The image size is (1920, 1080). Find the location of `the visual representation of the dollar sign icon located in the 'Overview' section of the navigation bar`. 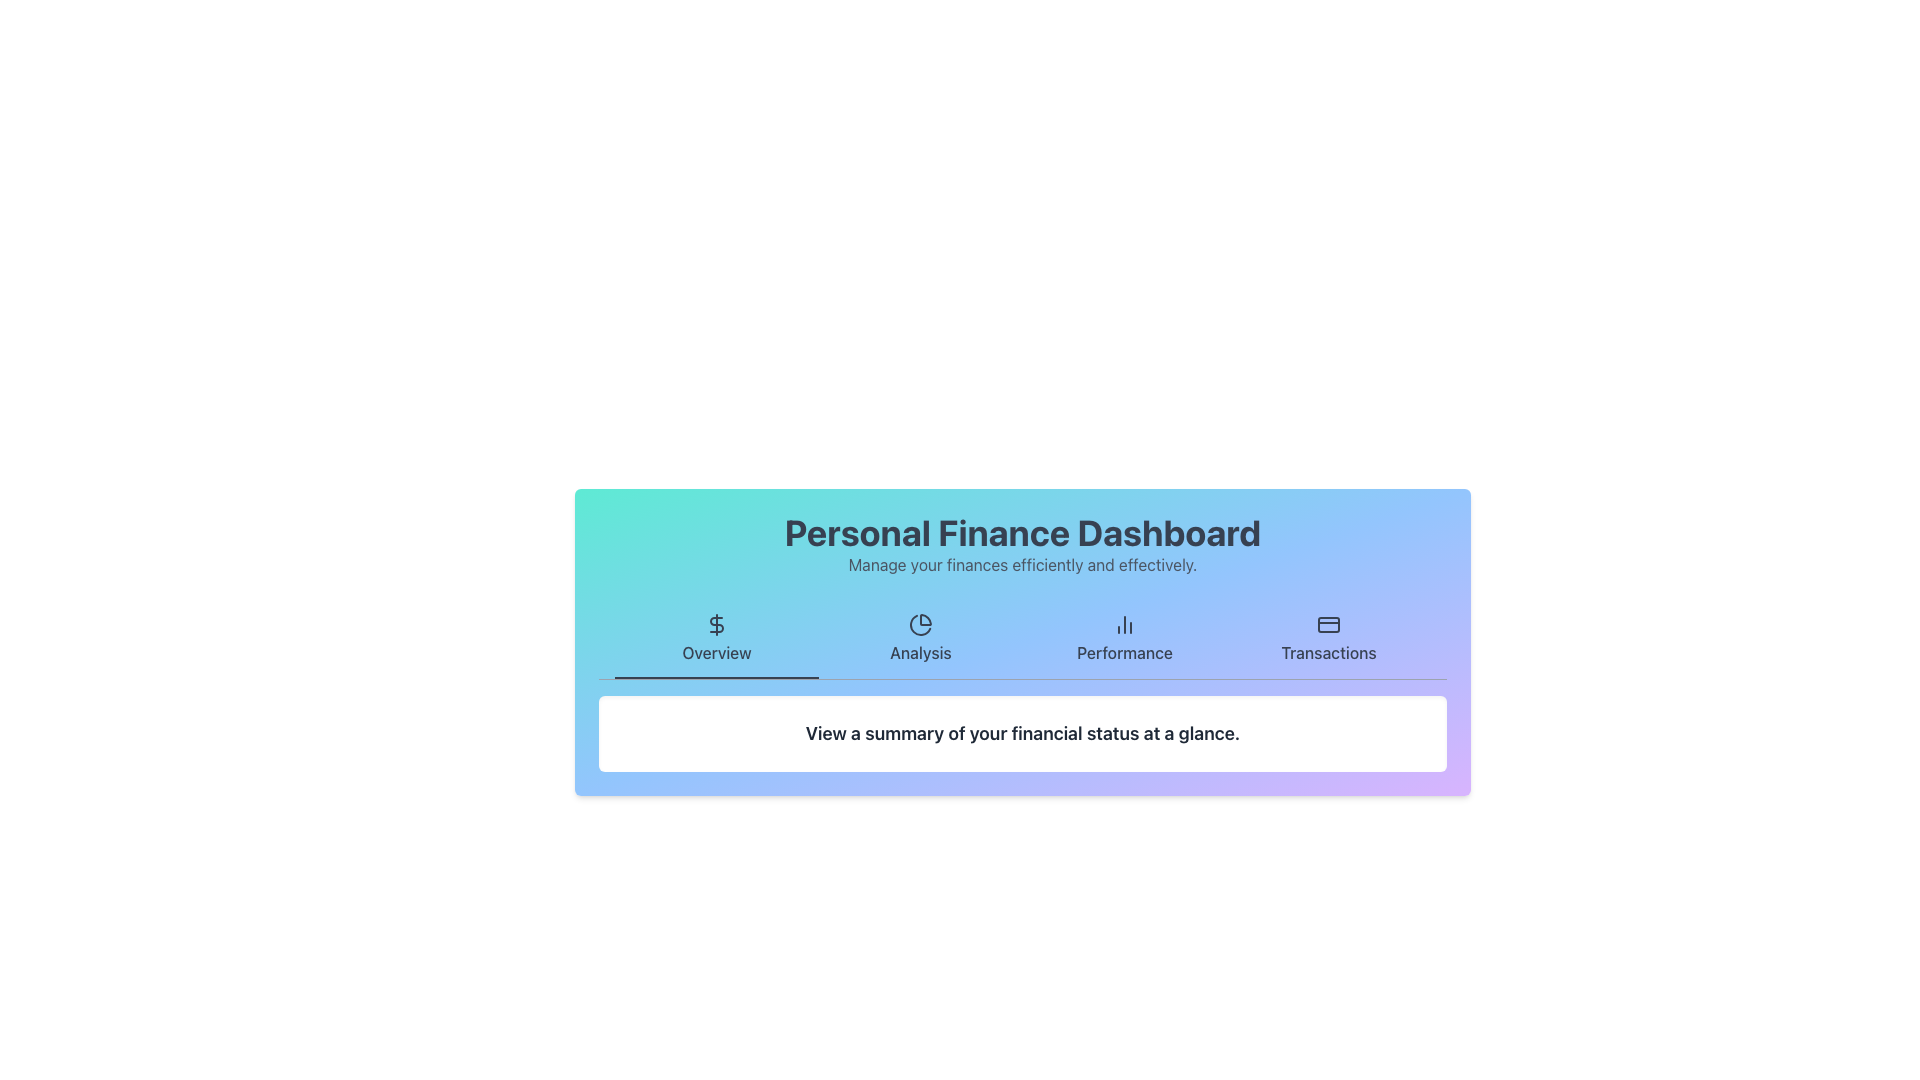

the visual representation of the dollar sign icon located in the 'Overview' section of the navigation bar is located at coordinates (716, 623).